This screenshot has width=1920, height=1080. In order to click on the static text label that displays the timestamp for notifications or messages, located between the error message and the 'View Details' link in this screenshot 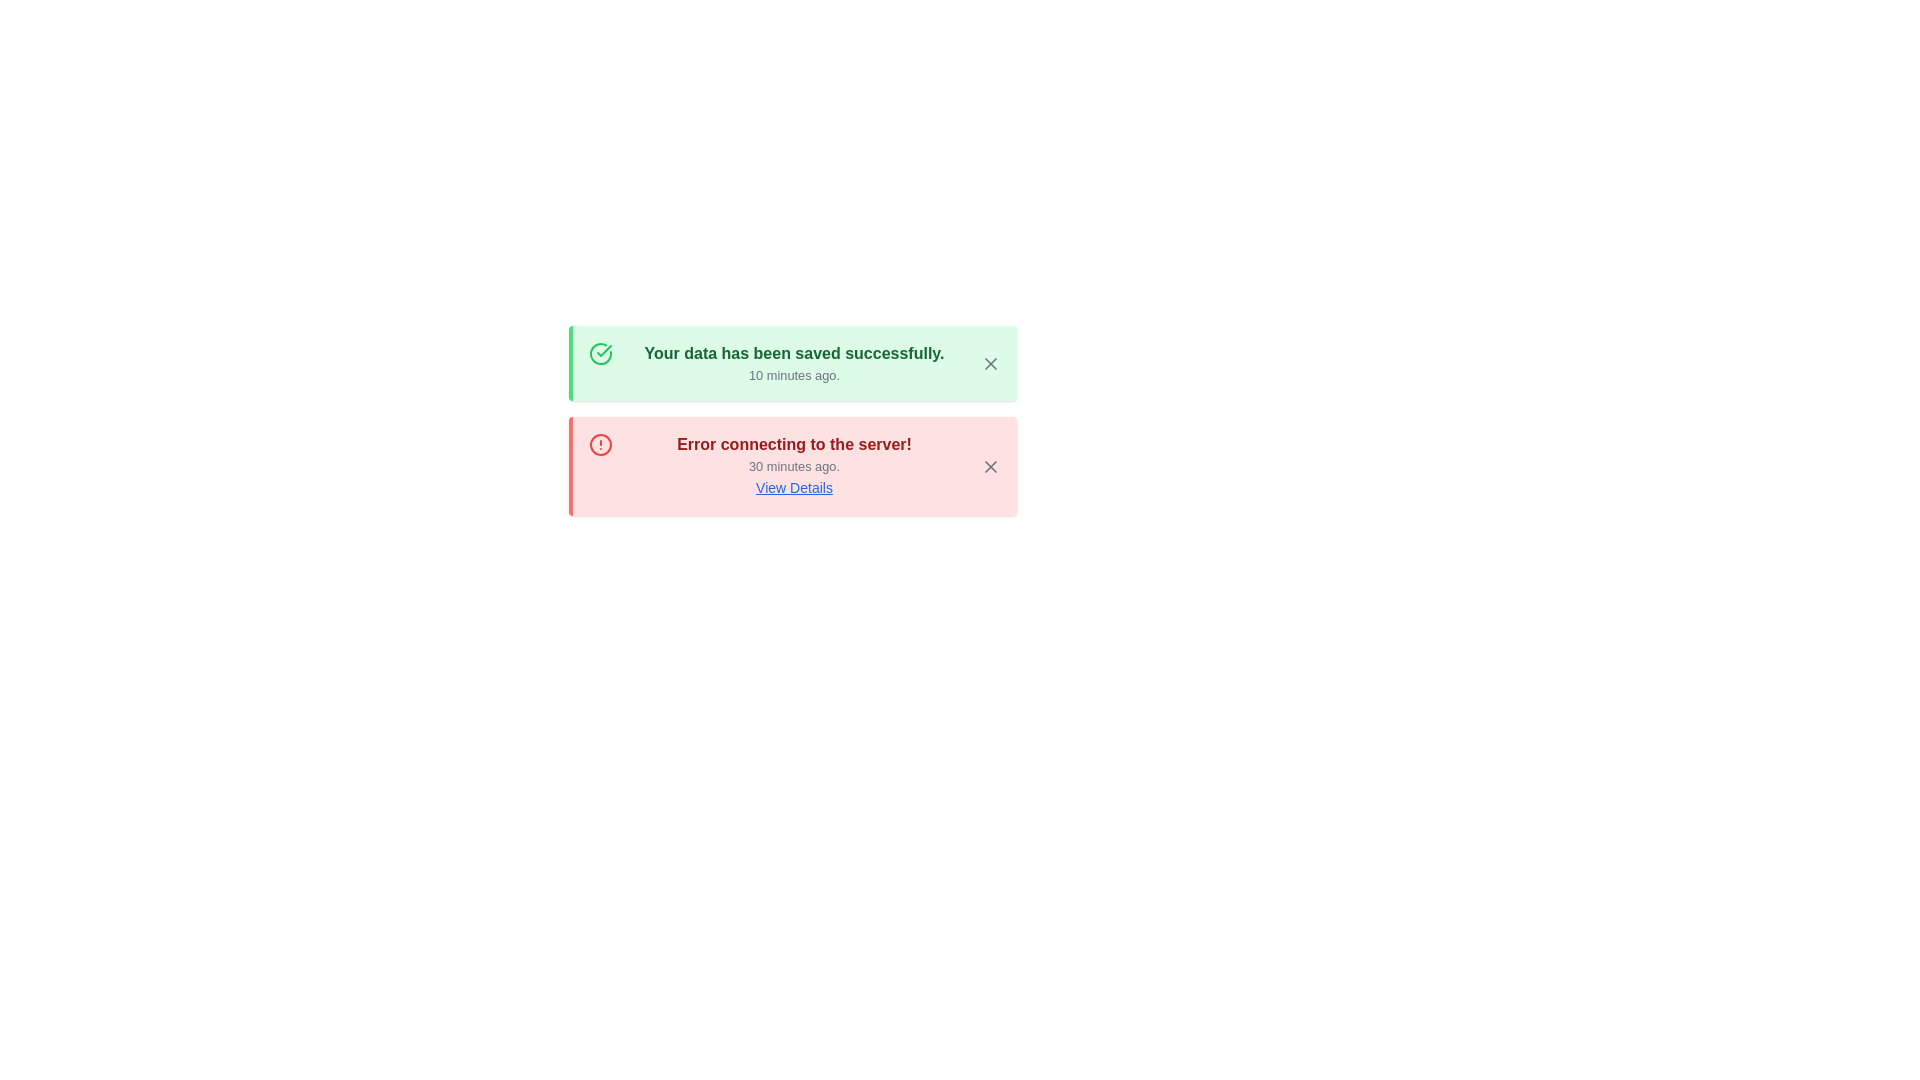, I will do `click(793, 466)`.